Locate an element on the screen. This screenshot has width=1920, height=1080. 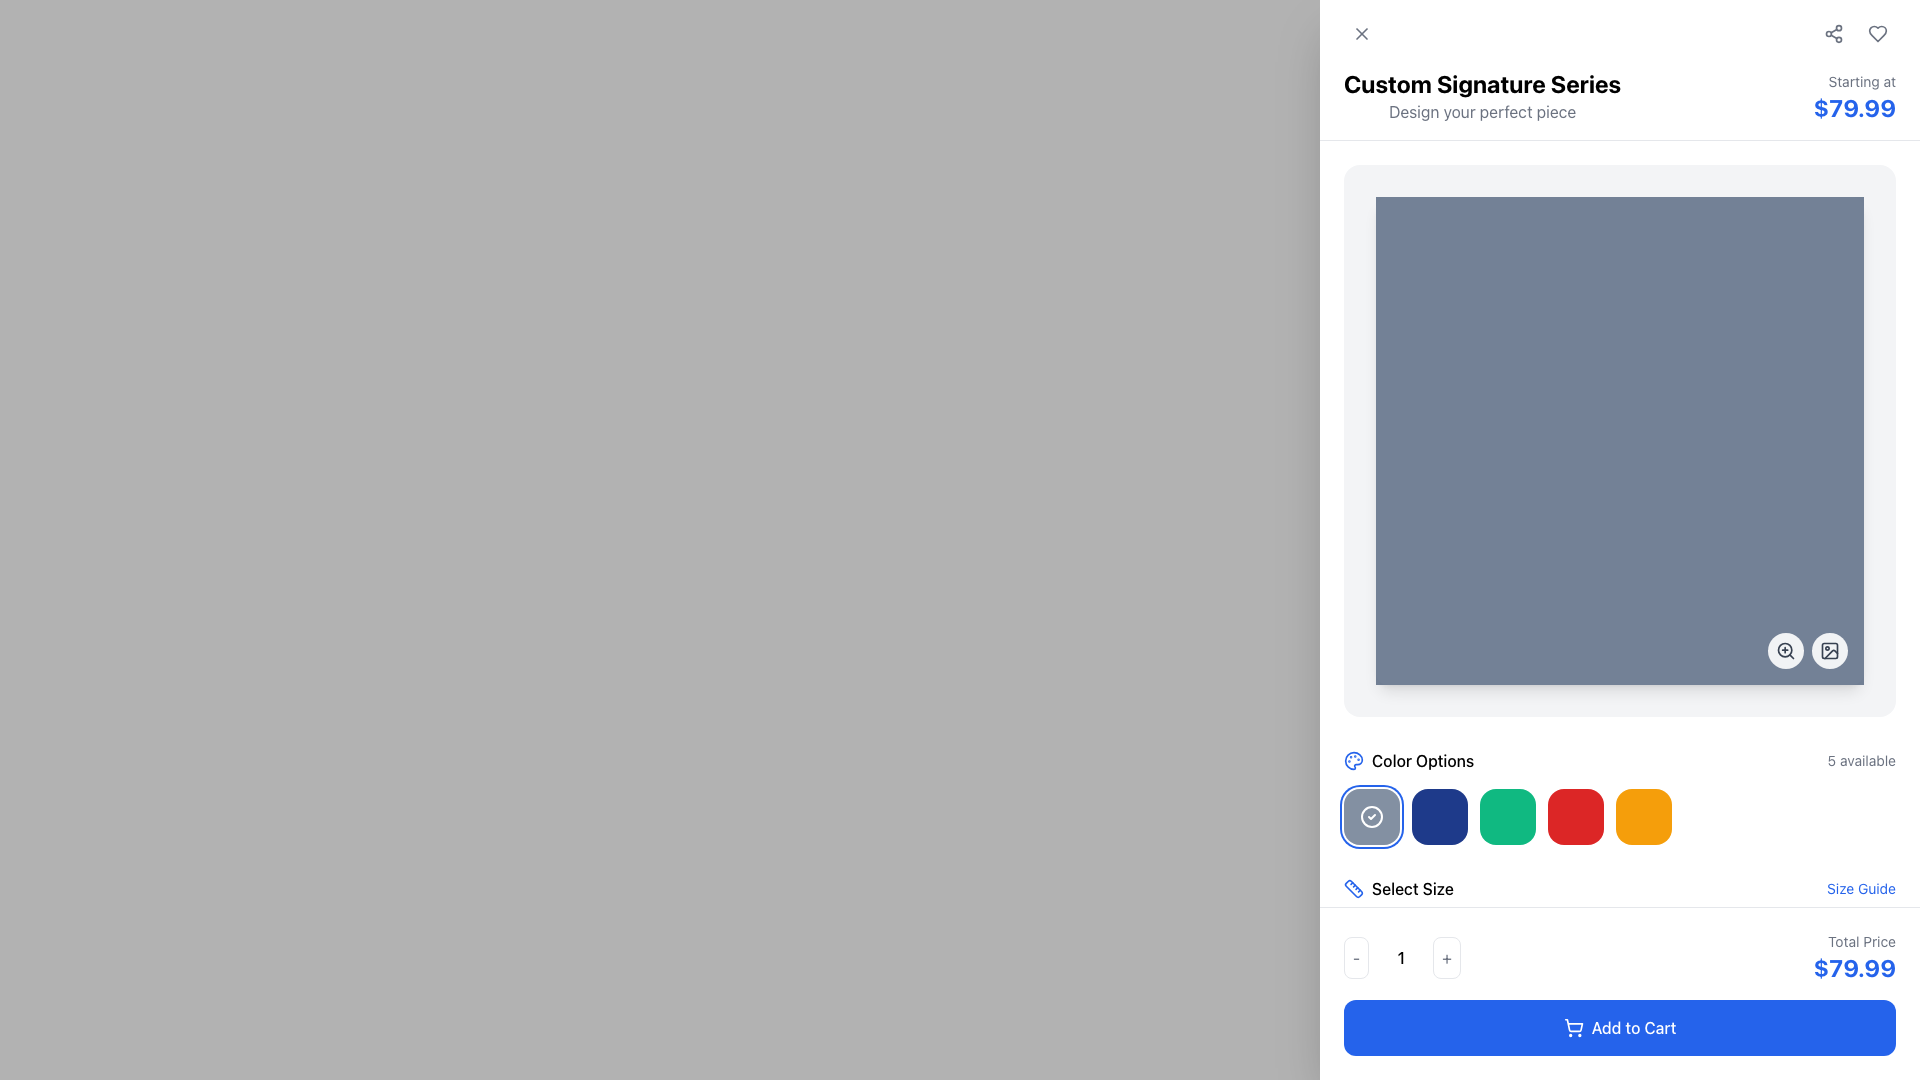
the 'L' size selection button, the fourth button in the size selection group is located at coordinates (1535, 941).